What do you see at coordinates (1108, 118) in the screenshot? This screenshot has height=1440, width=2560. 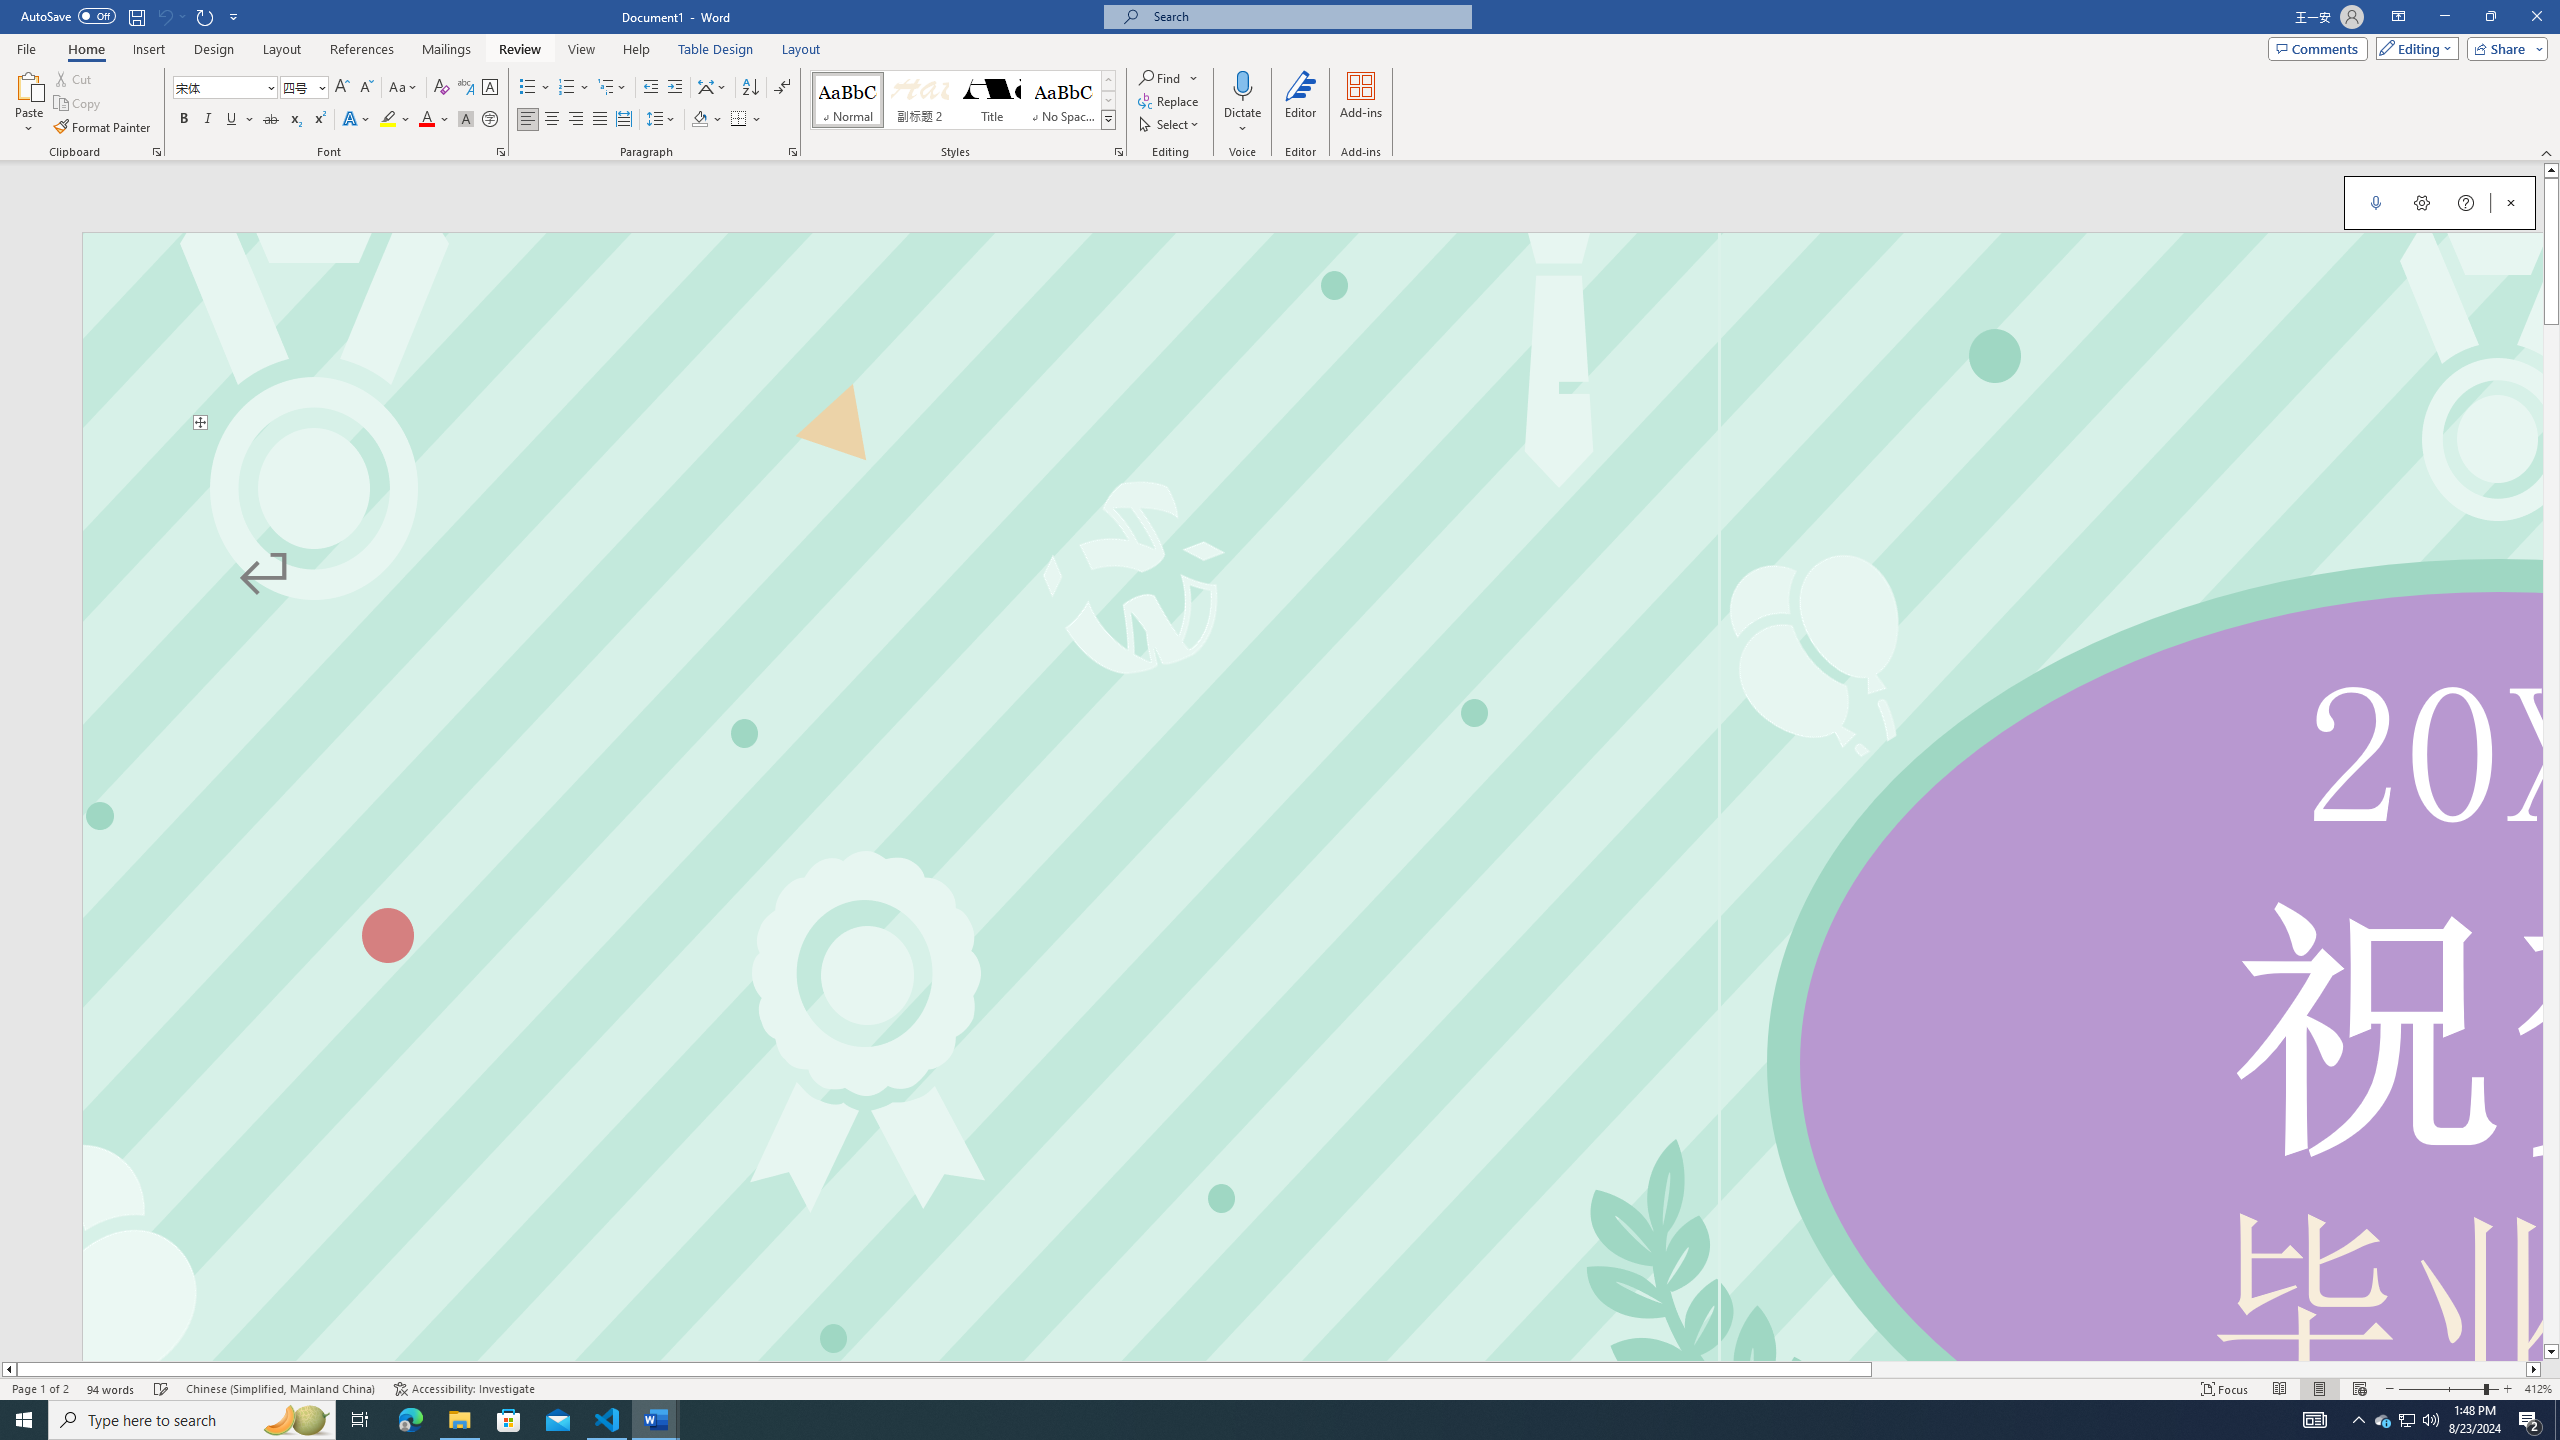 I see `'Styles'` at bounding box center [1108, 118].